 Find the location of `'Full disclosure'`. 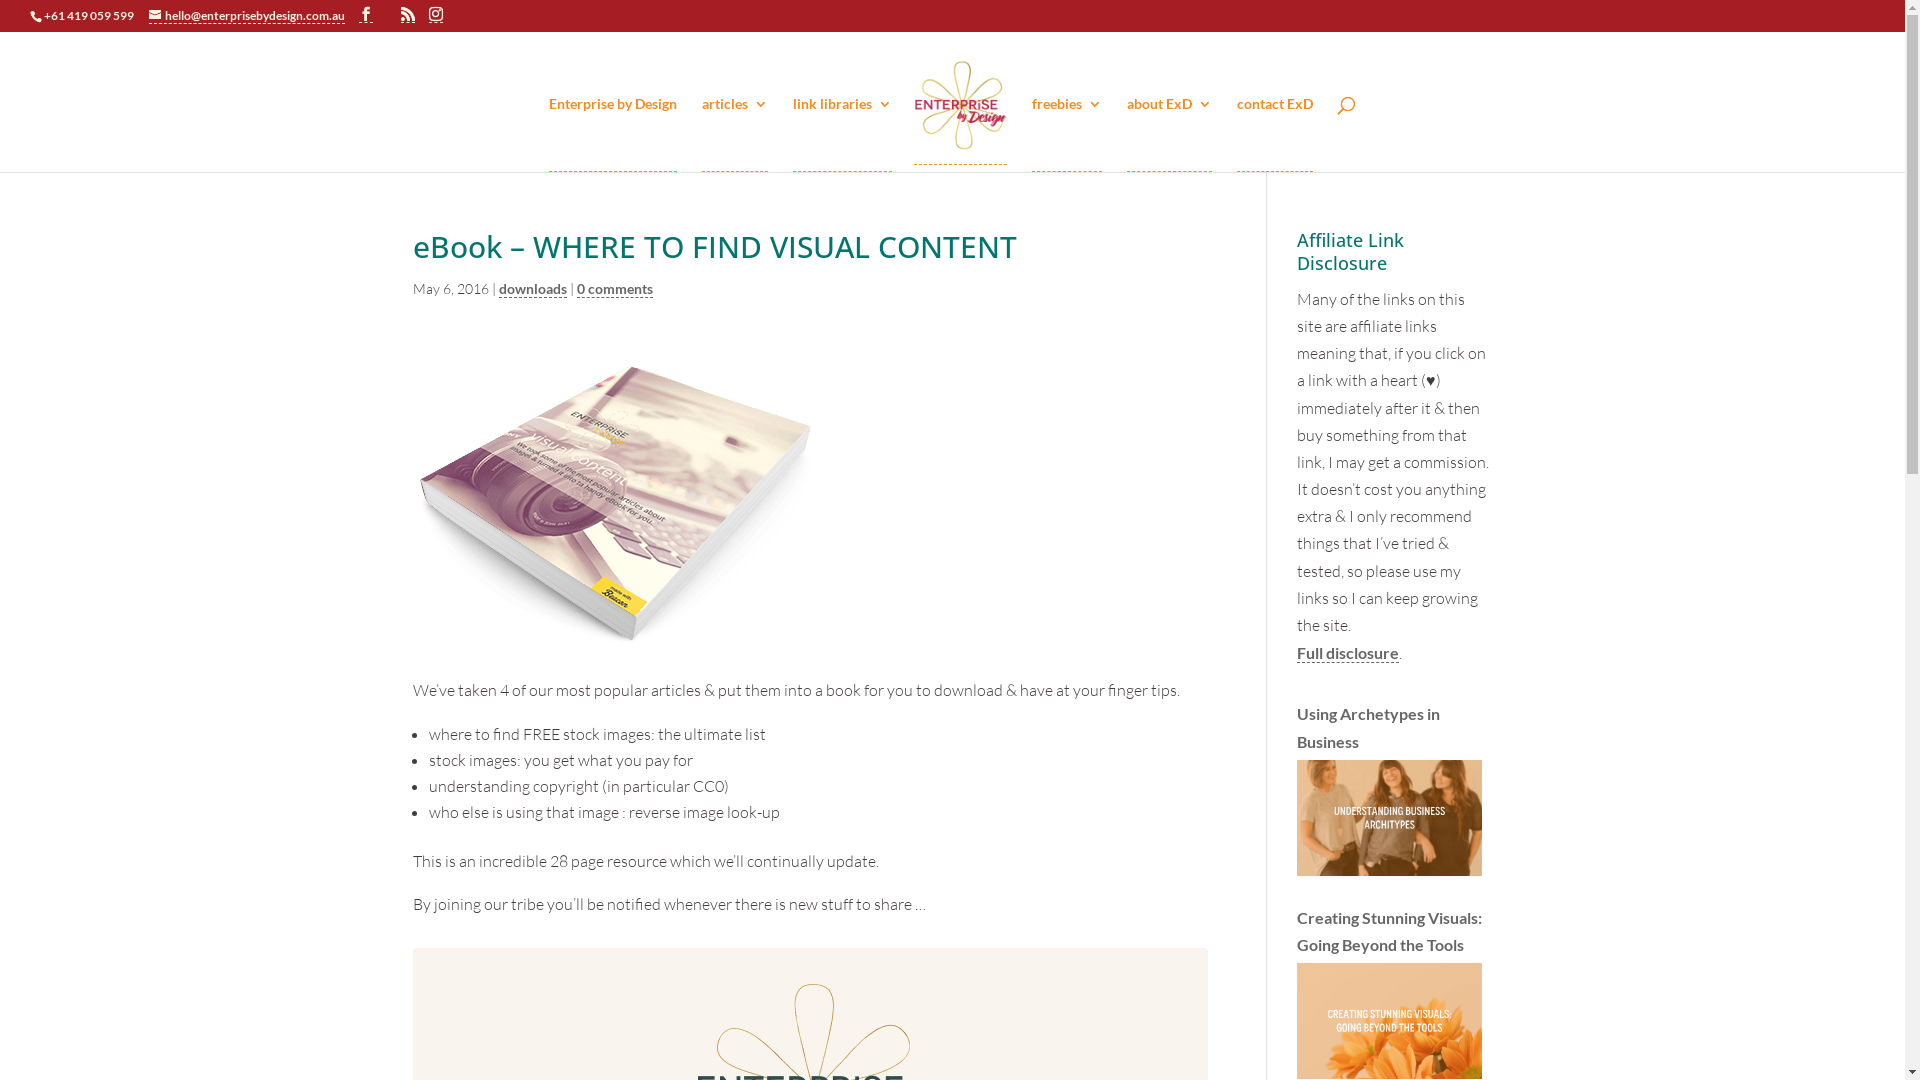

'Full disclosure' is located at coordinates (1348, 652).